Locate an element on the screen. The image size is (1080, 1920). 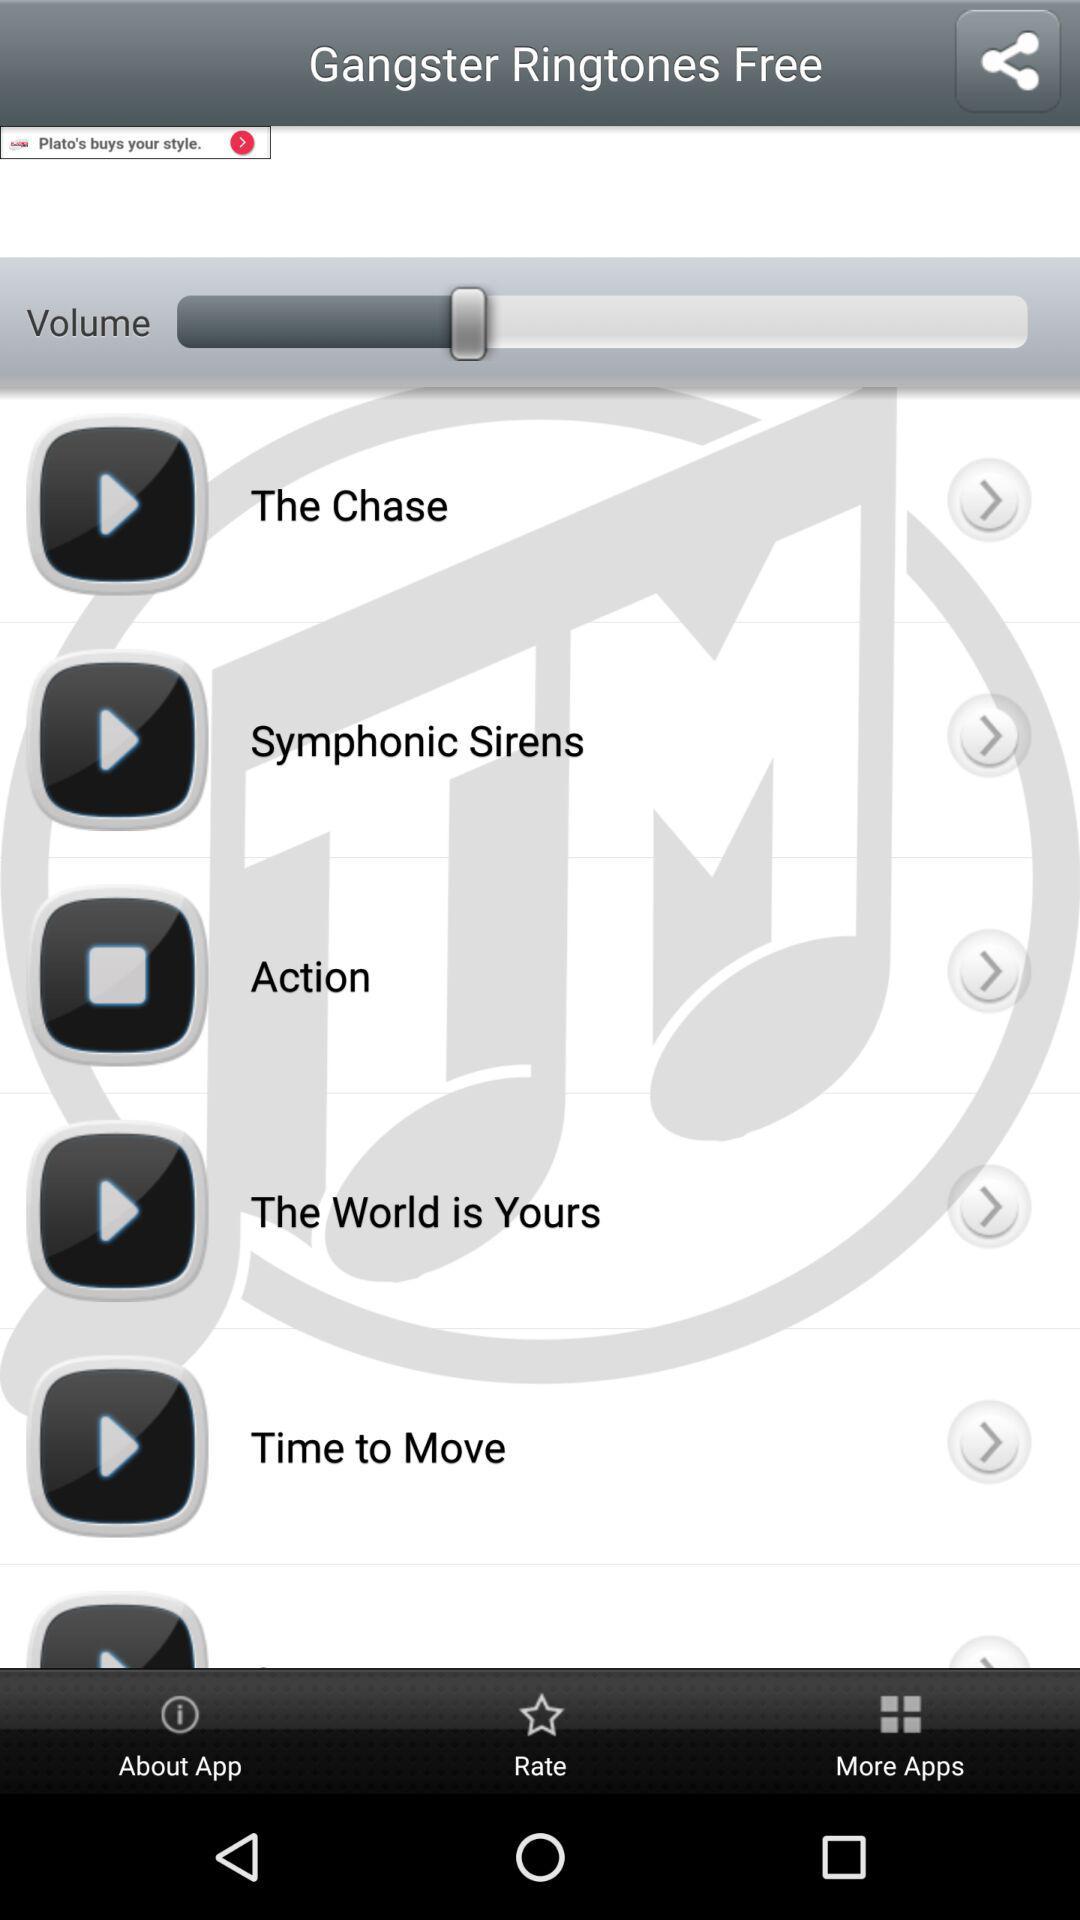
time to move is located at coordinates (987, 1446).